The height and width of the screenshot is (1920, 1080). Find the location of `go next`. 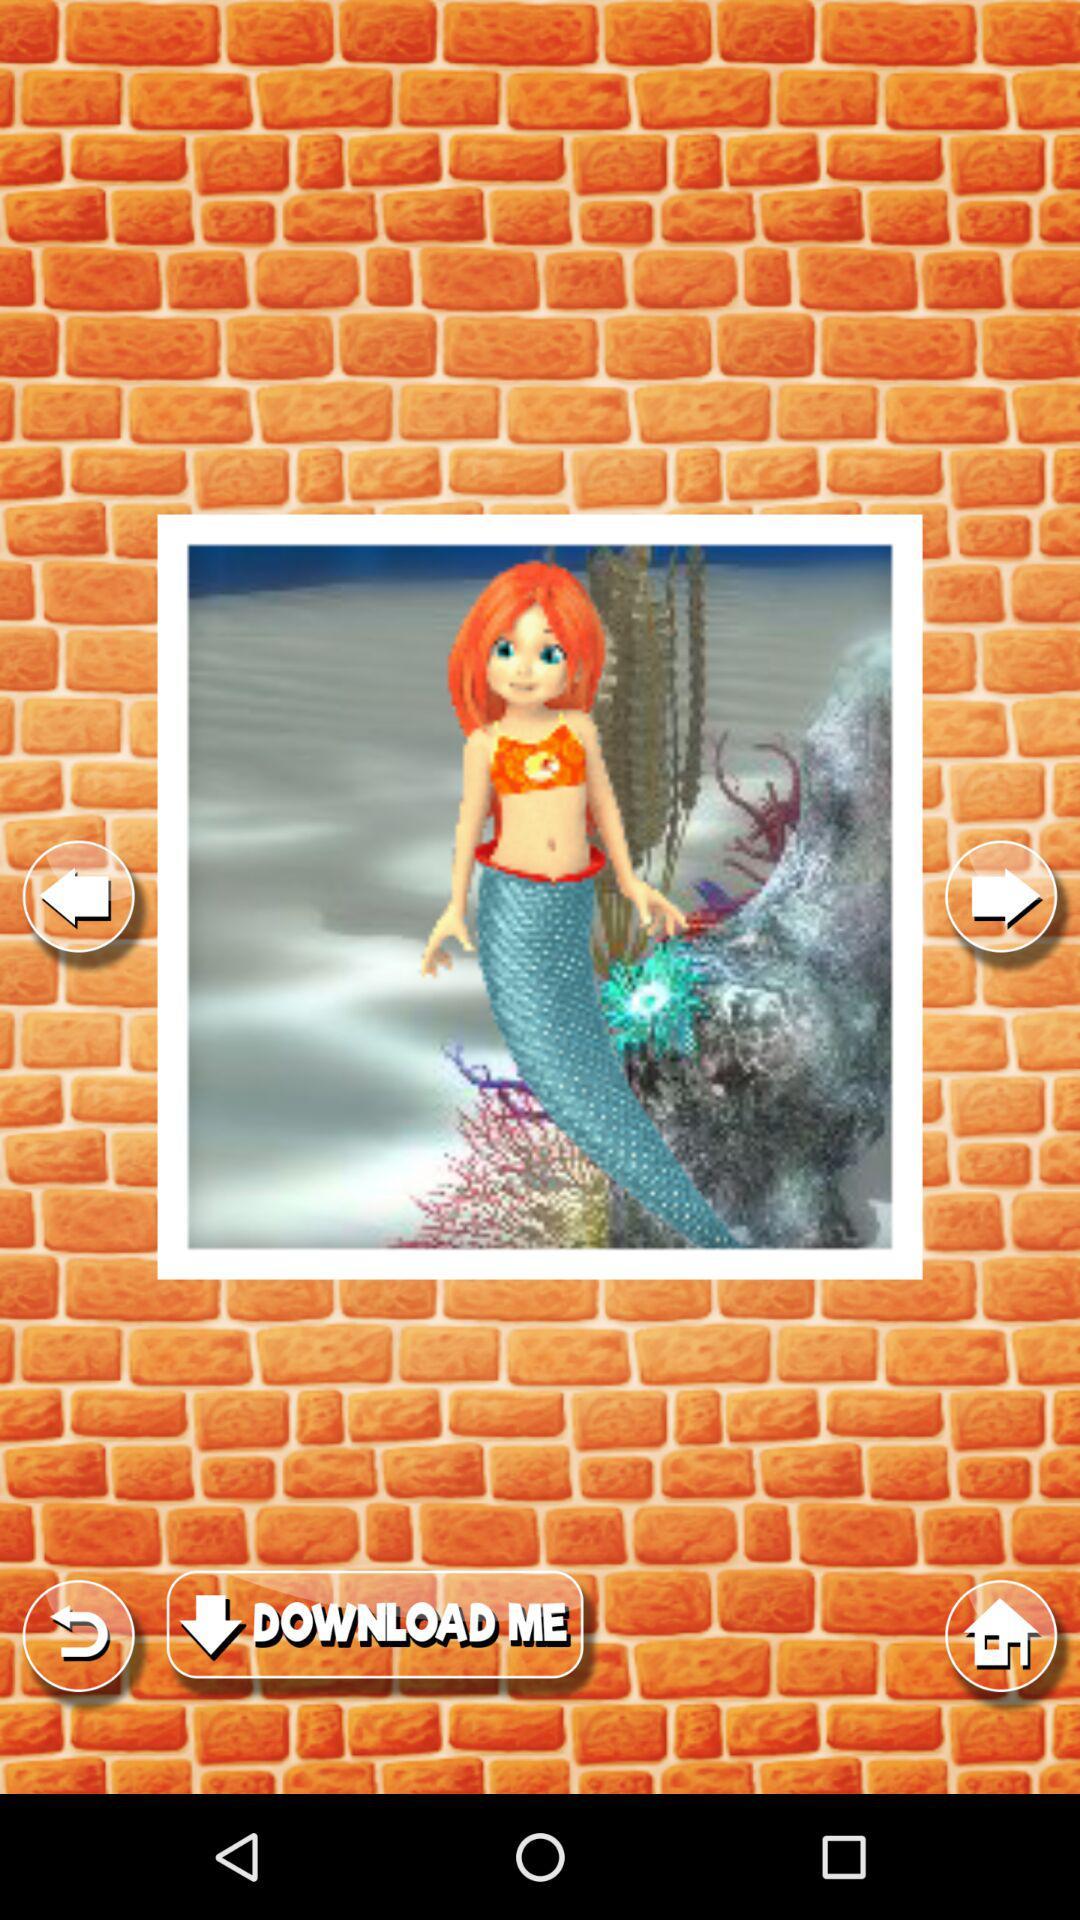

go next is located at coordinates (1001, 896).